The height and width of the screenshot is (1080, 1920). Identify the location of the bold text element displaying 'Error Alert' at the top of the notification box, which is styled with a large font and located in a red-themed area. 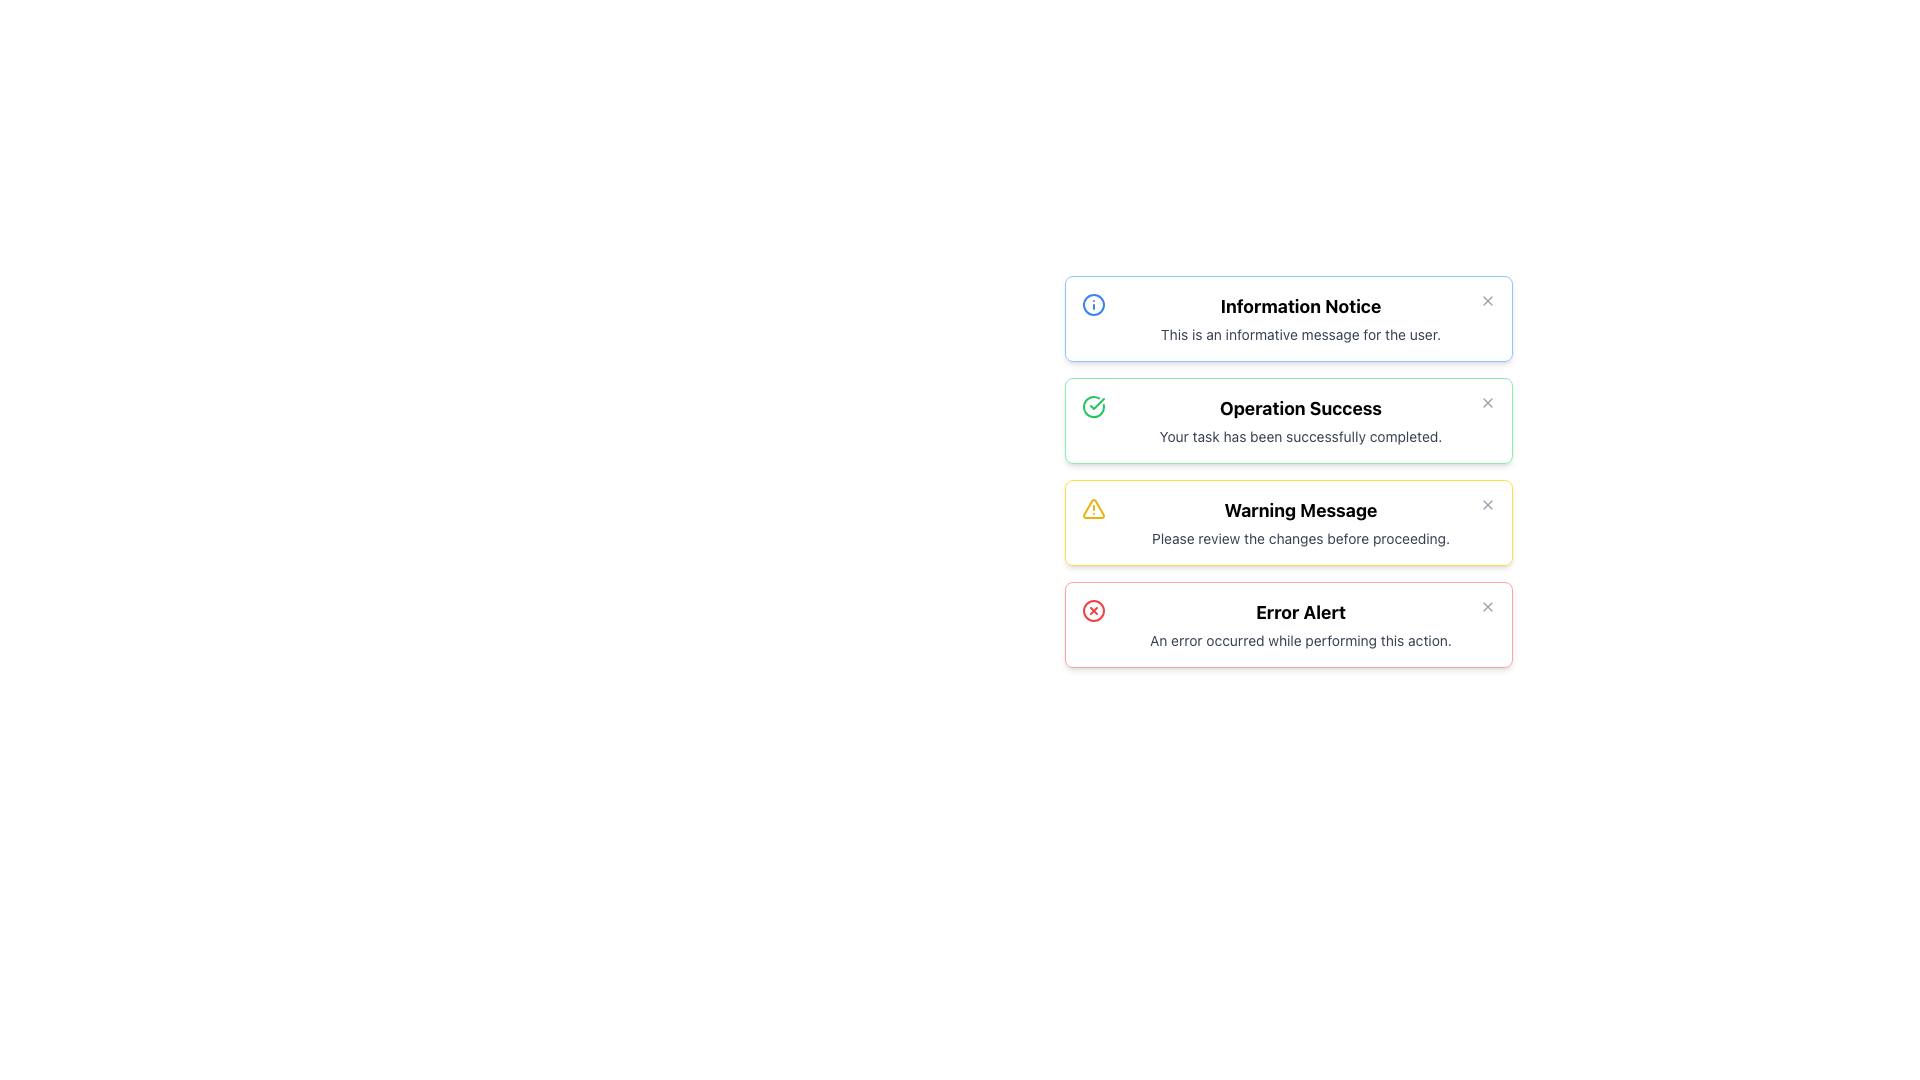
(1300, 612).